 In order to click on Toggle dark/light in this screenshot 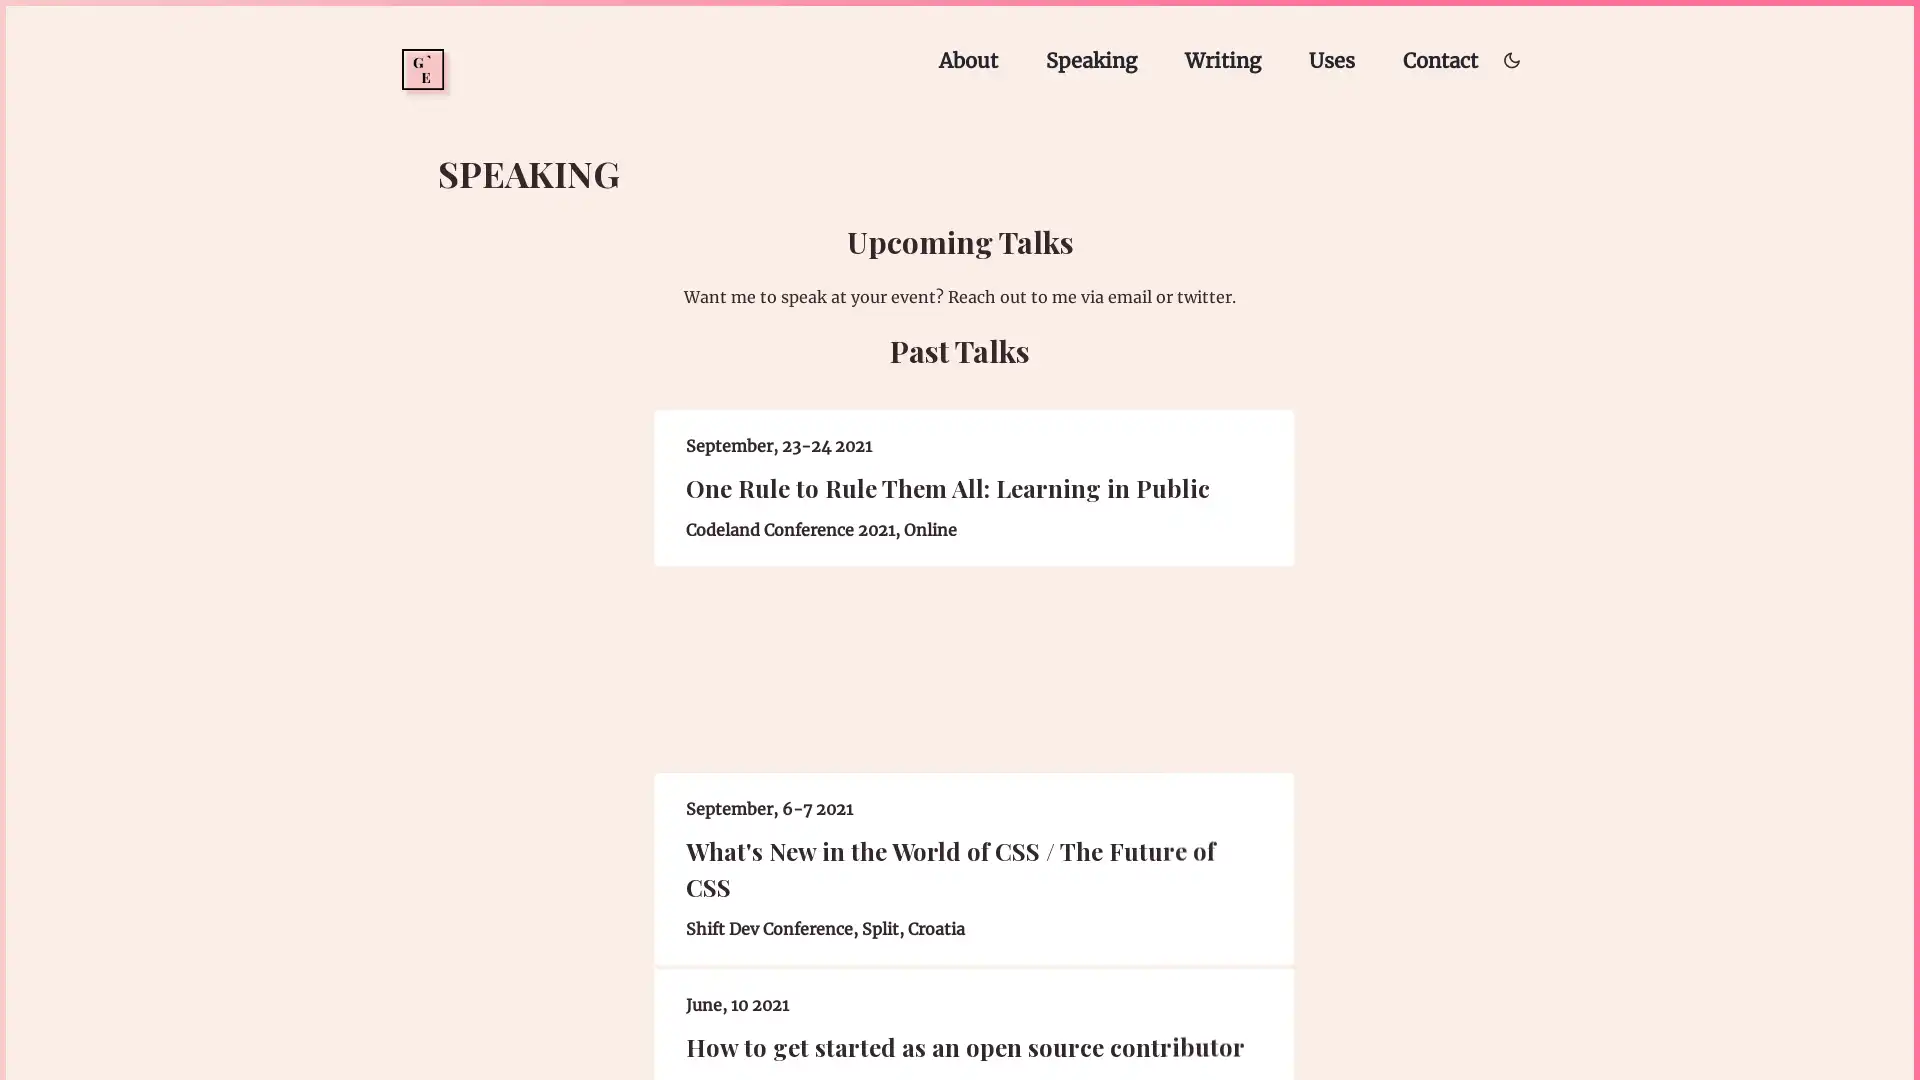, I will do `click(1512, 56)`.